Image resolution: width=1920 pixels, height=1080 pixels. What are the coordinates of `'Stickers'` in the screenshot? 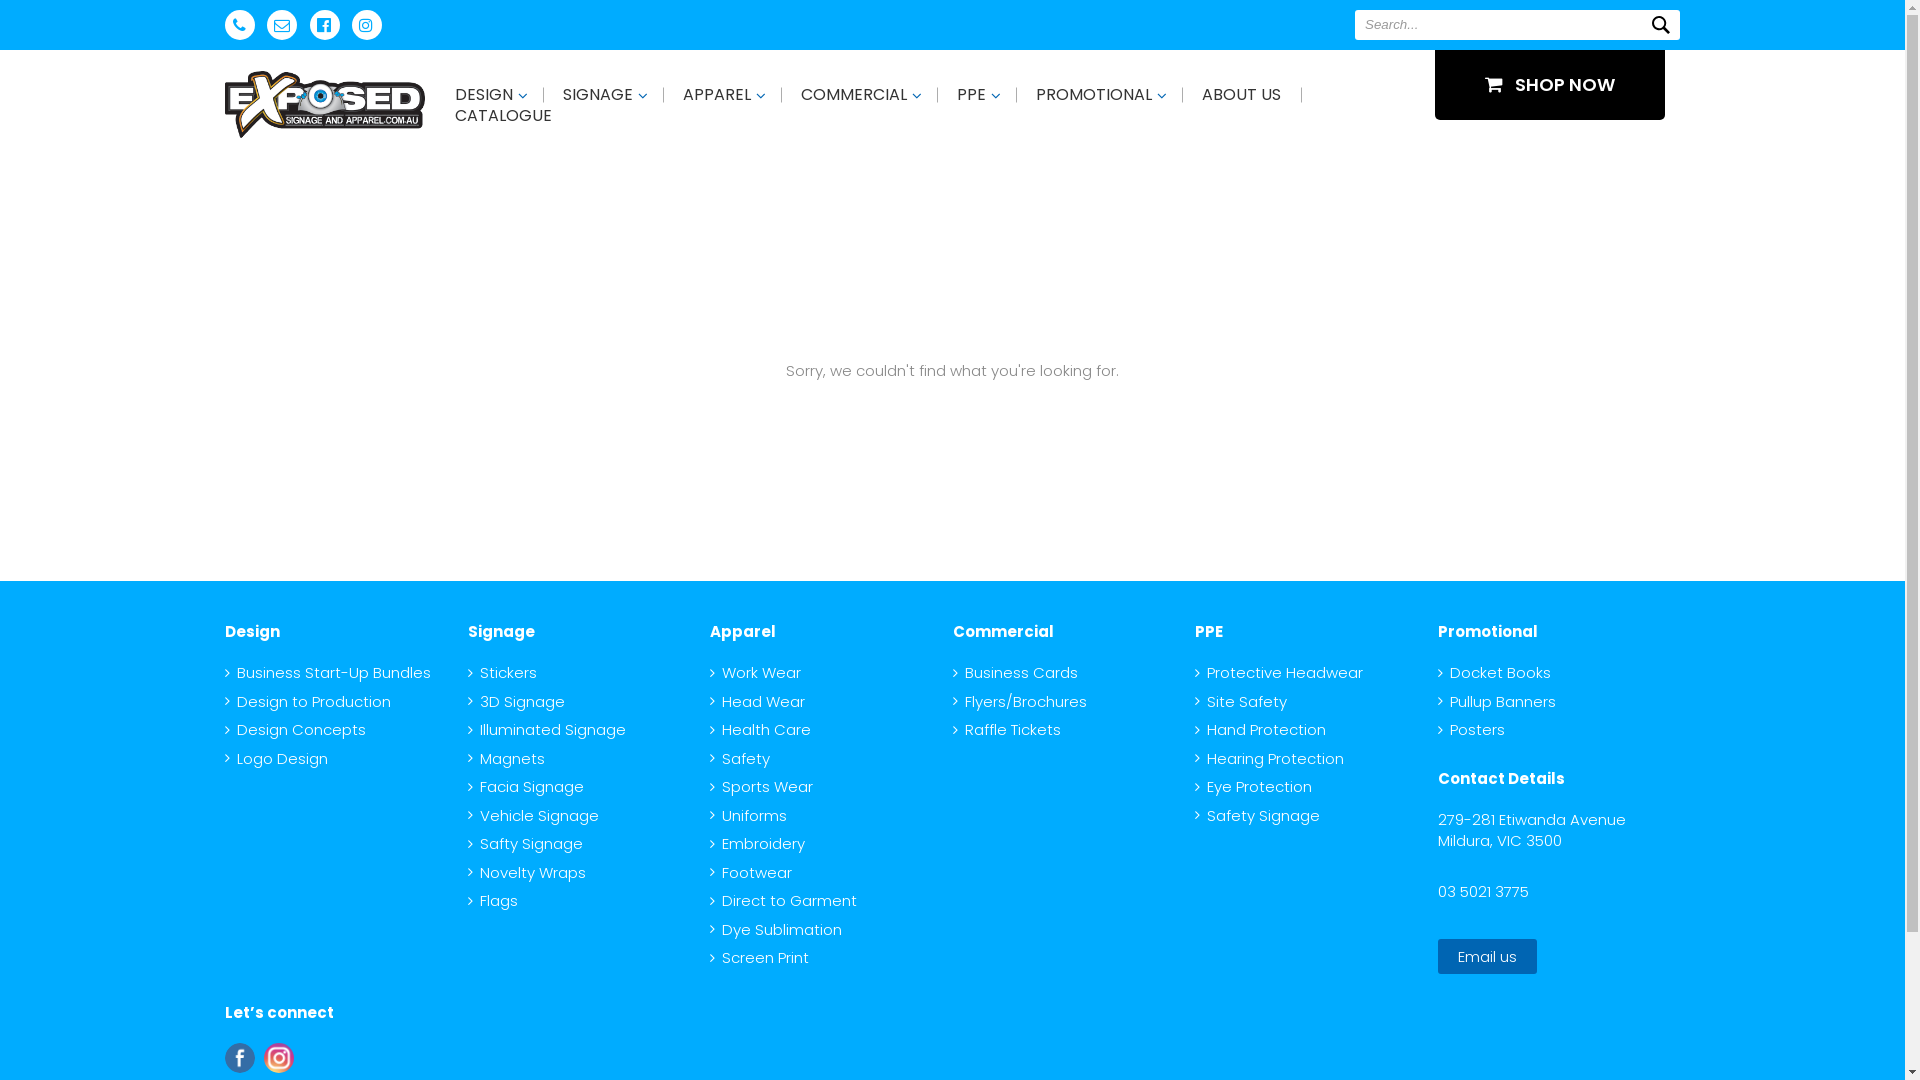 It's located at (502, 672).